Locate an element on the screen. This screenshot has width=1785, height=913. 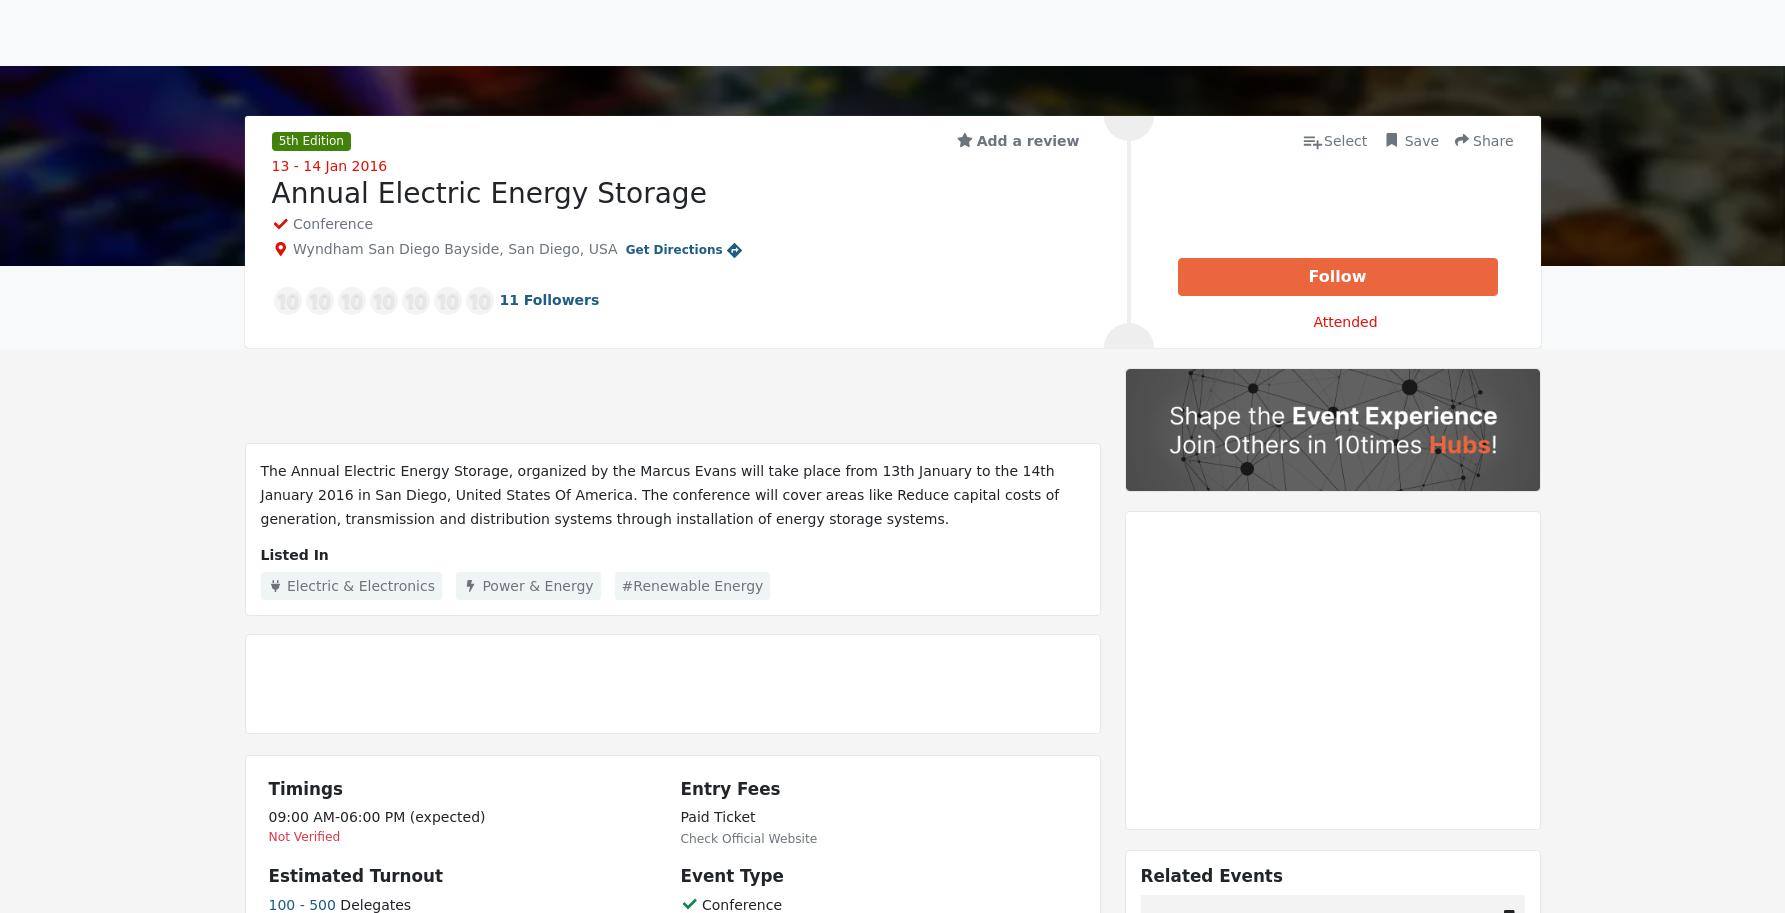
'Student at Technische Hochschule Wildau' is located at coordinates (775, 288).